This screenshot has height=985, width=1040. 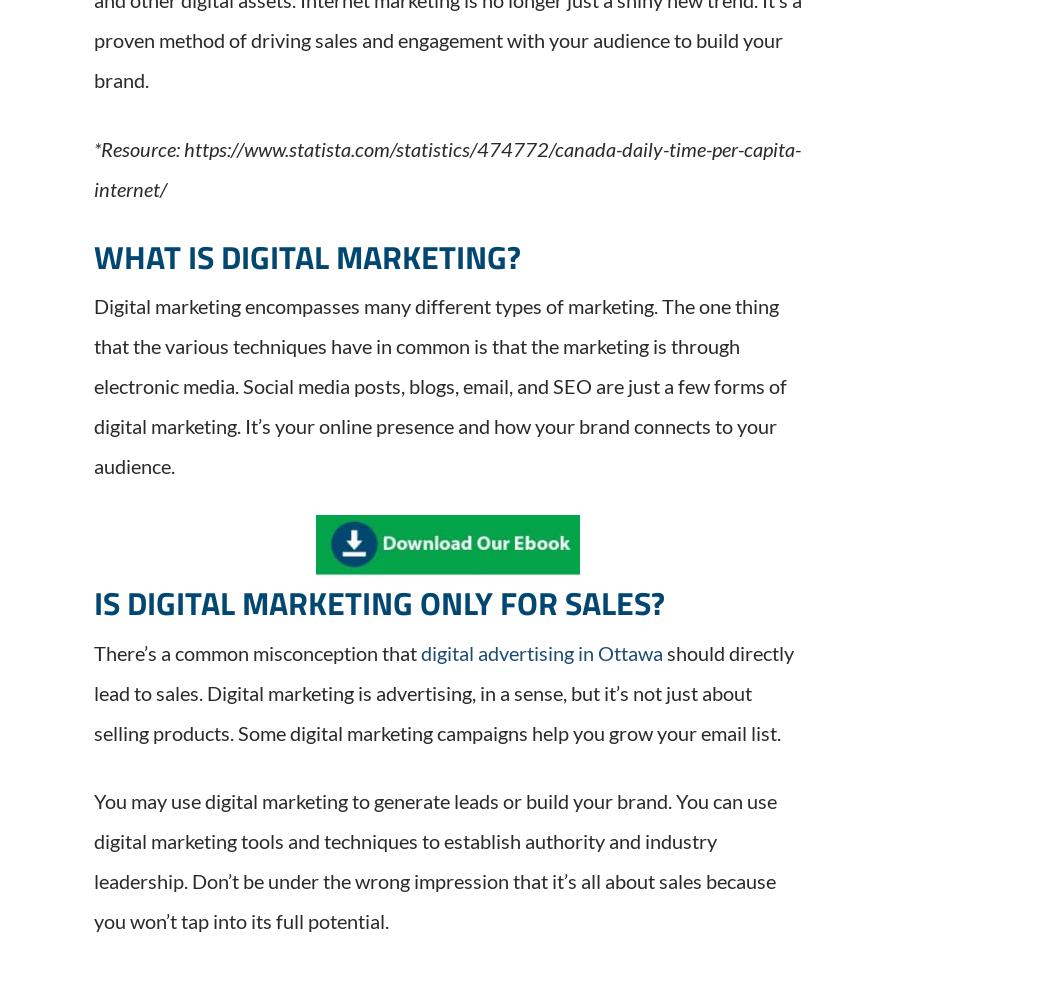 I want to click on 'Services', so click(x=567, y=721).